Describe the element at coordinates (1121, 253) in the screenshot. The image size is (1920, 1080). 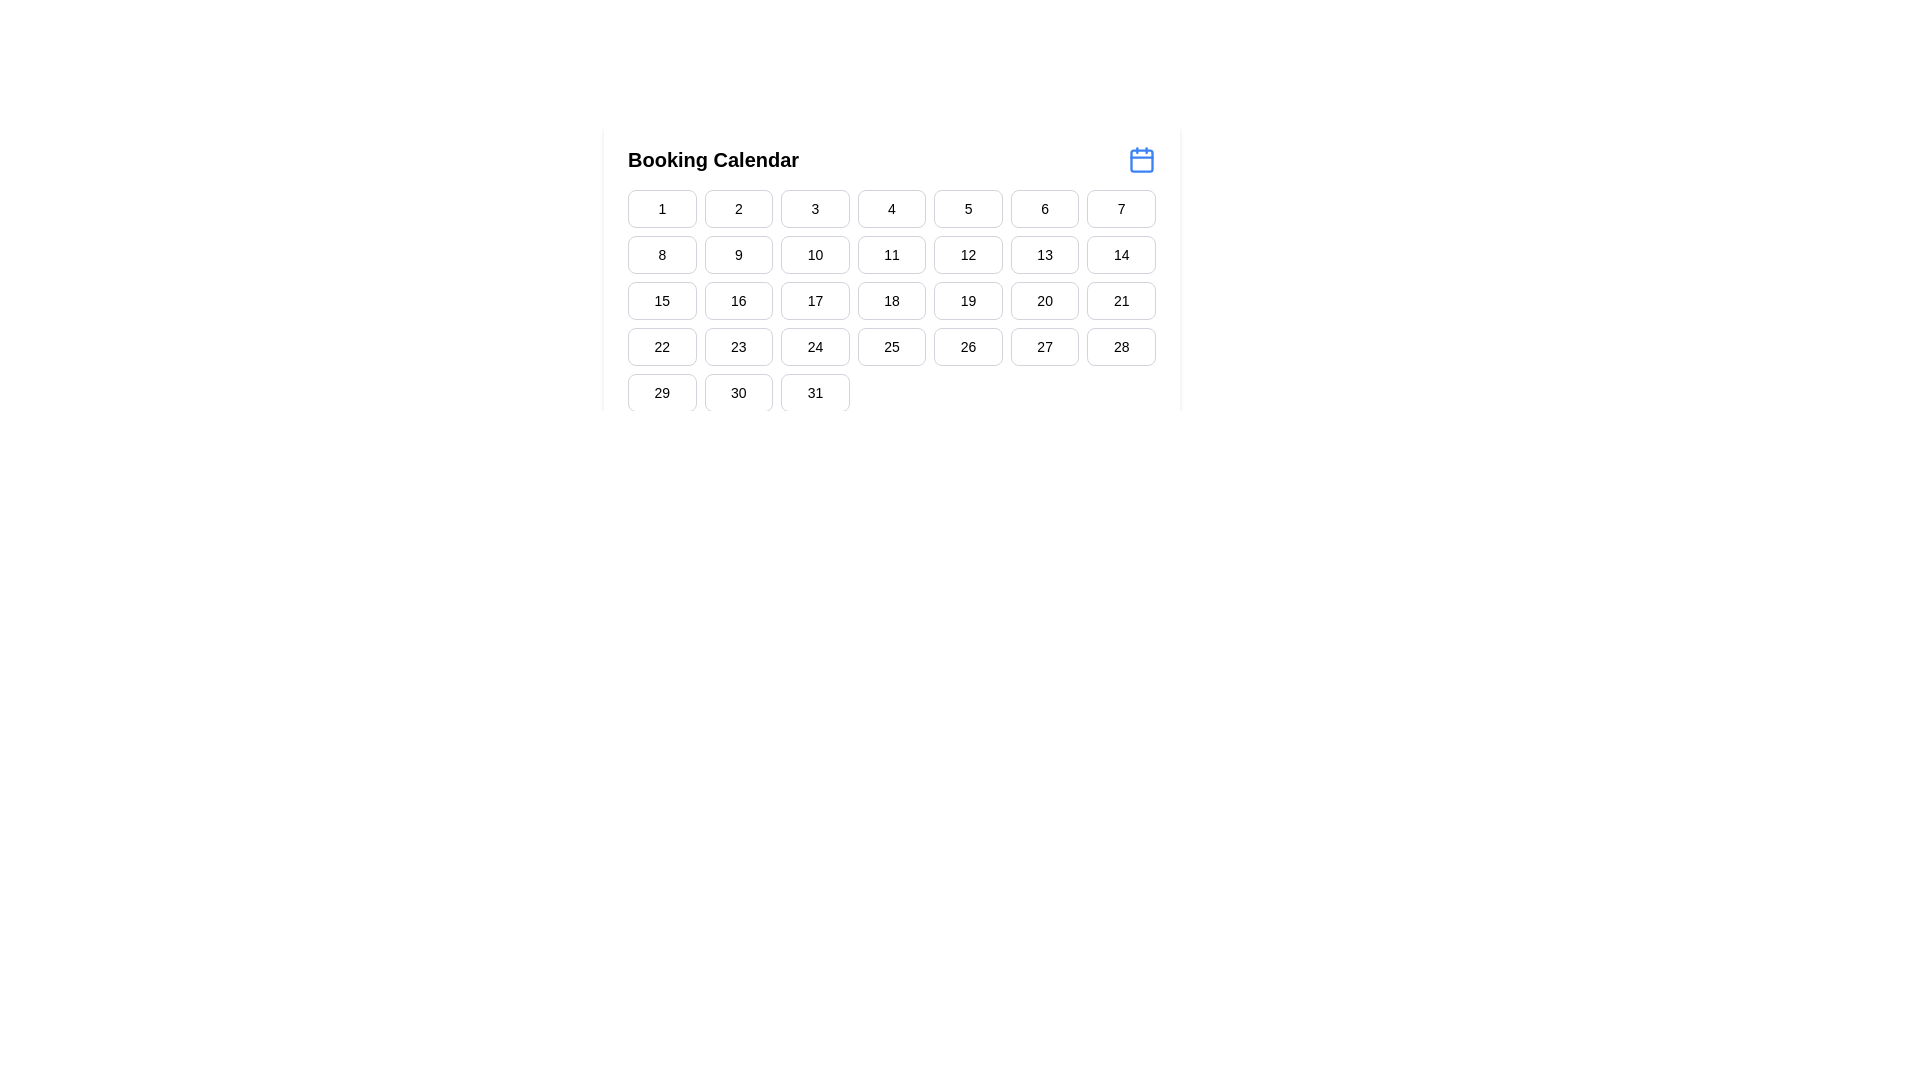
I see `the clickable button for the number '14' in the second row and seventh column of the grid layout to trigger a visual change` at that location.